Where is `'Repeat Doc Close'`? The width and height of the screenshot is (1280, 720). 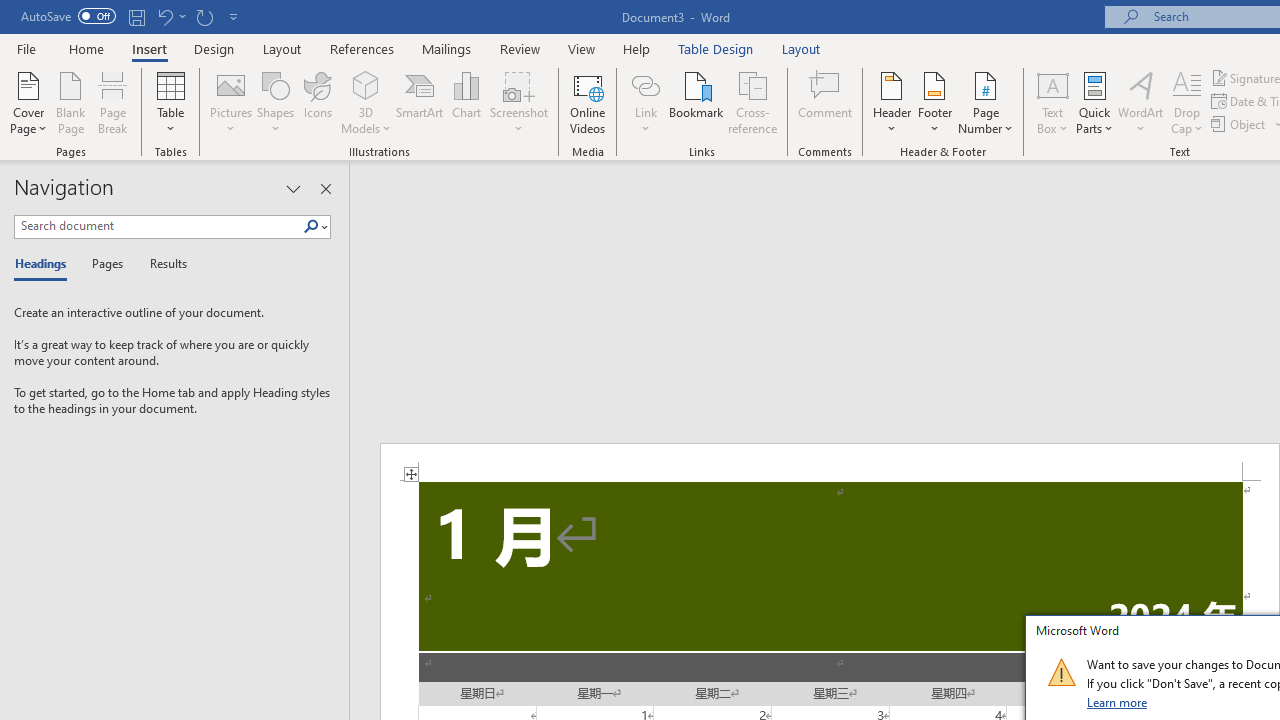
'Repeat Doc Close' is located at coordinates (204, 16).